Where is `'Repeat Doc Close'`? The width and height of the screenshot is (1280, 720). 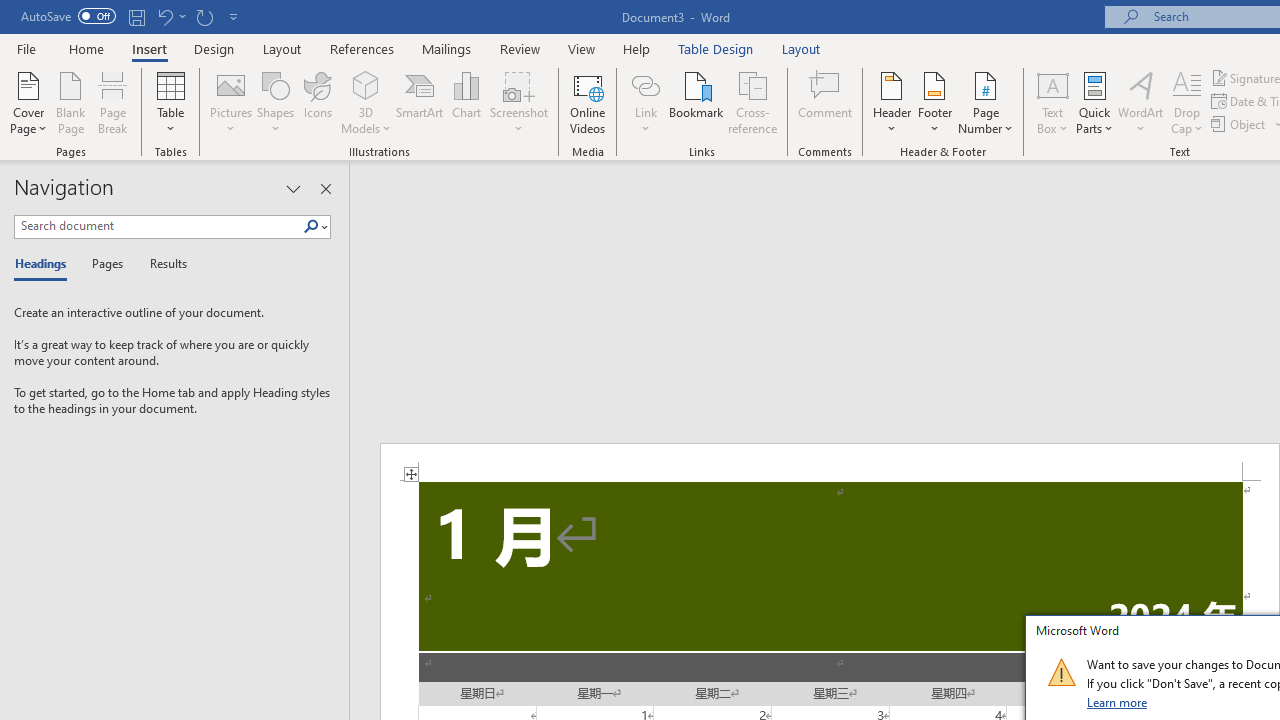
'Repeat Doc Close' is located at coordinates (204, 16).